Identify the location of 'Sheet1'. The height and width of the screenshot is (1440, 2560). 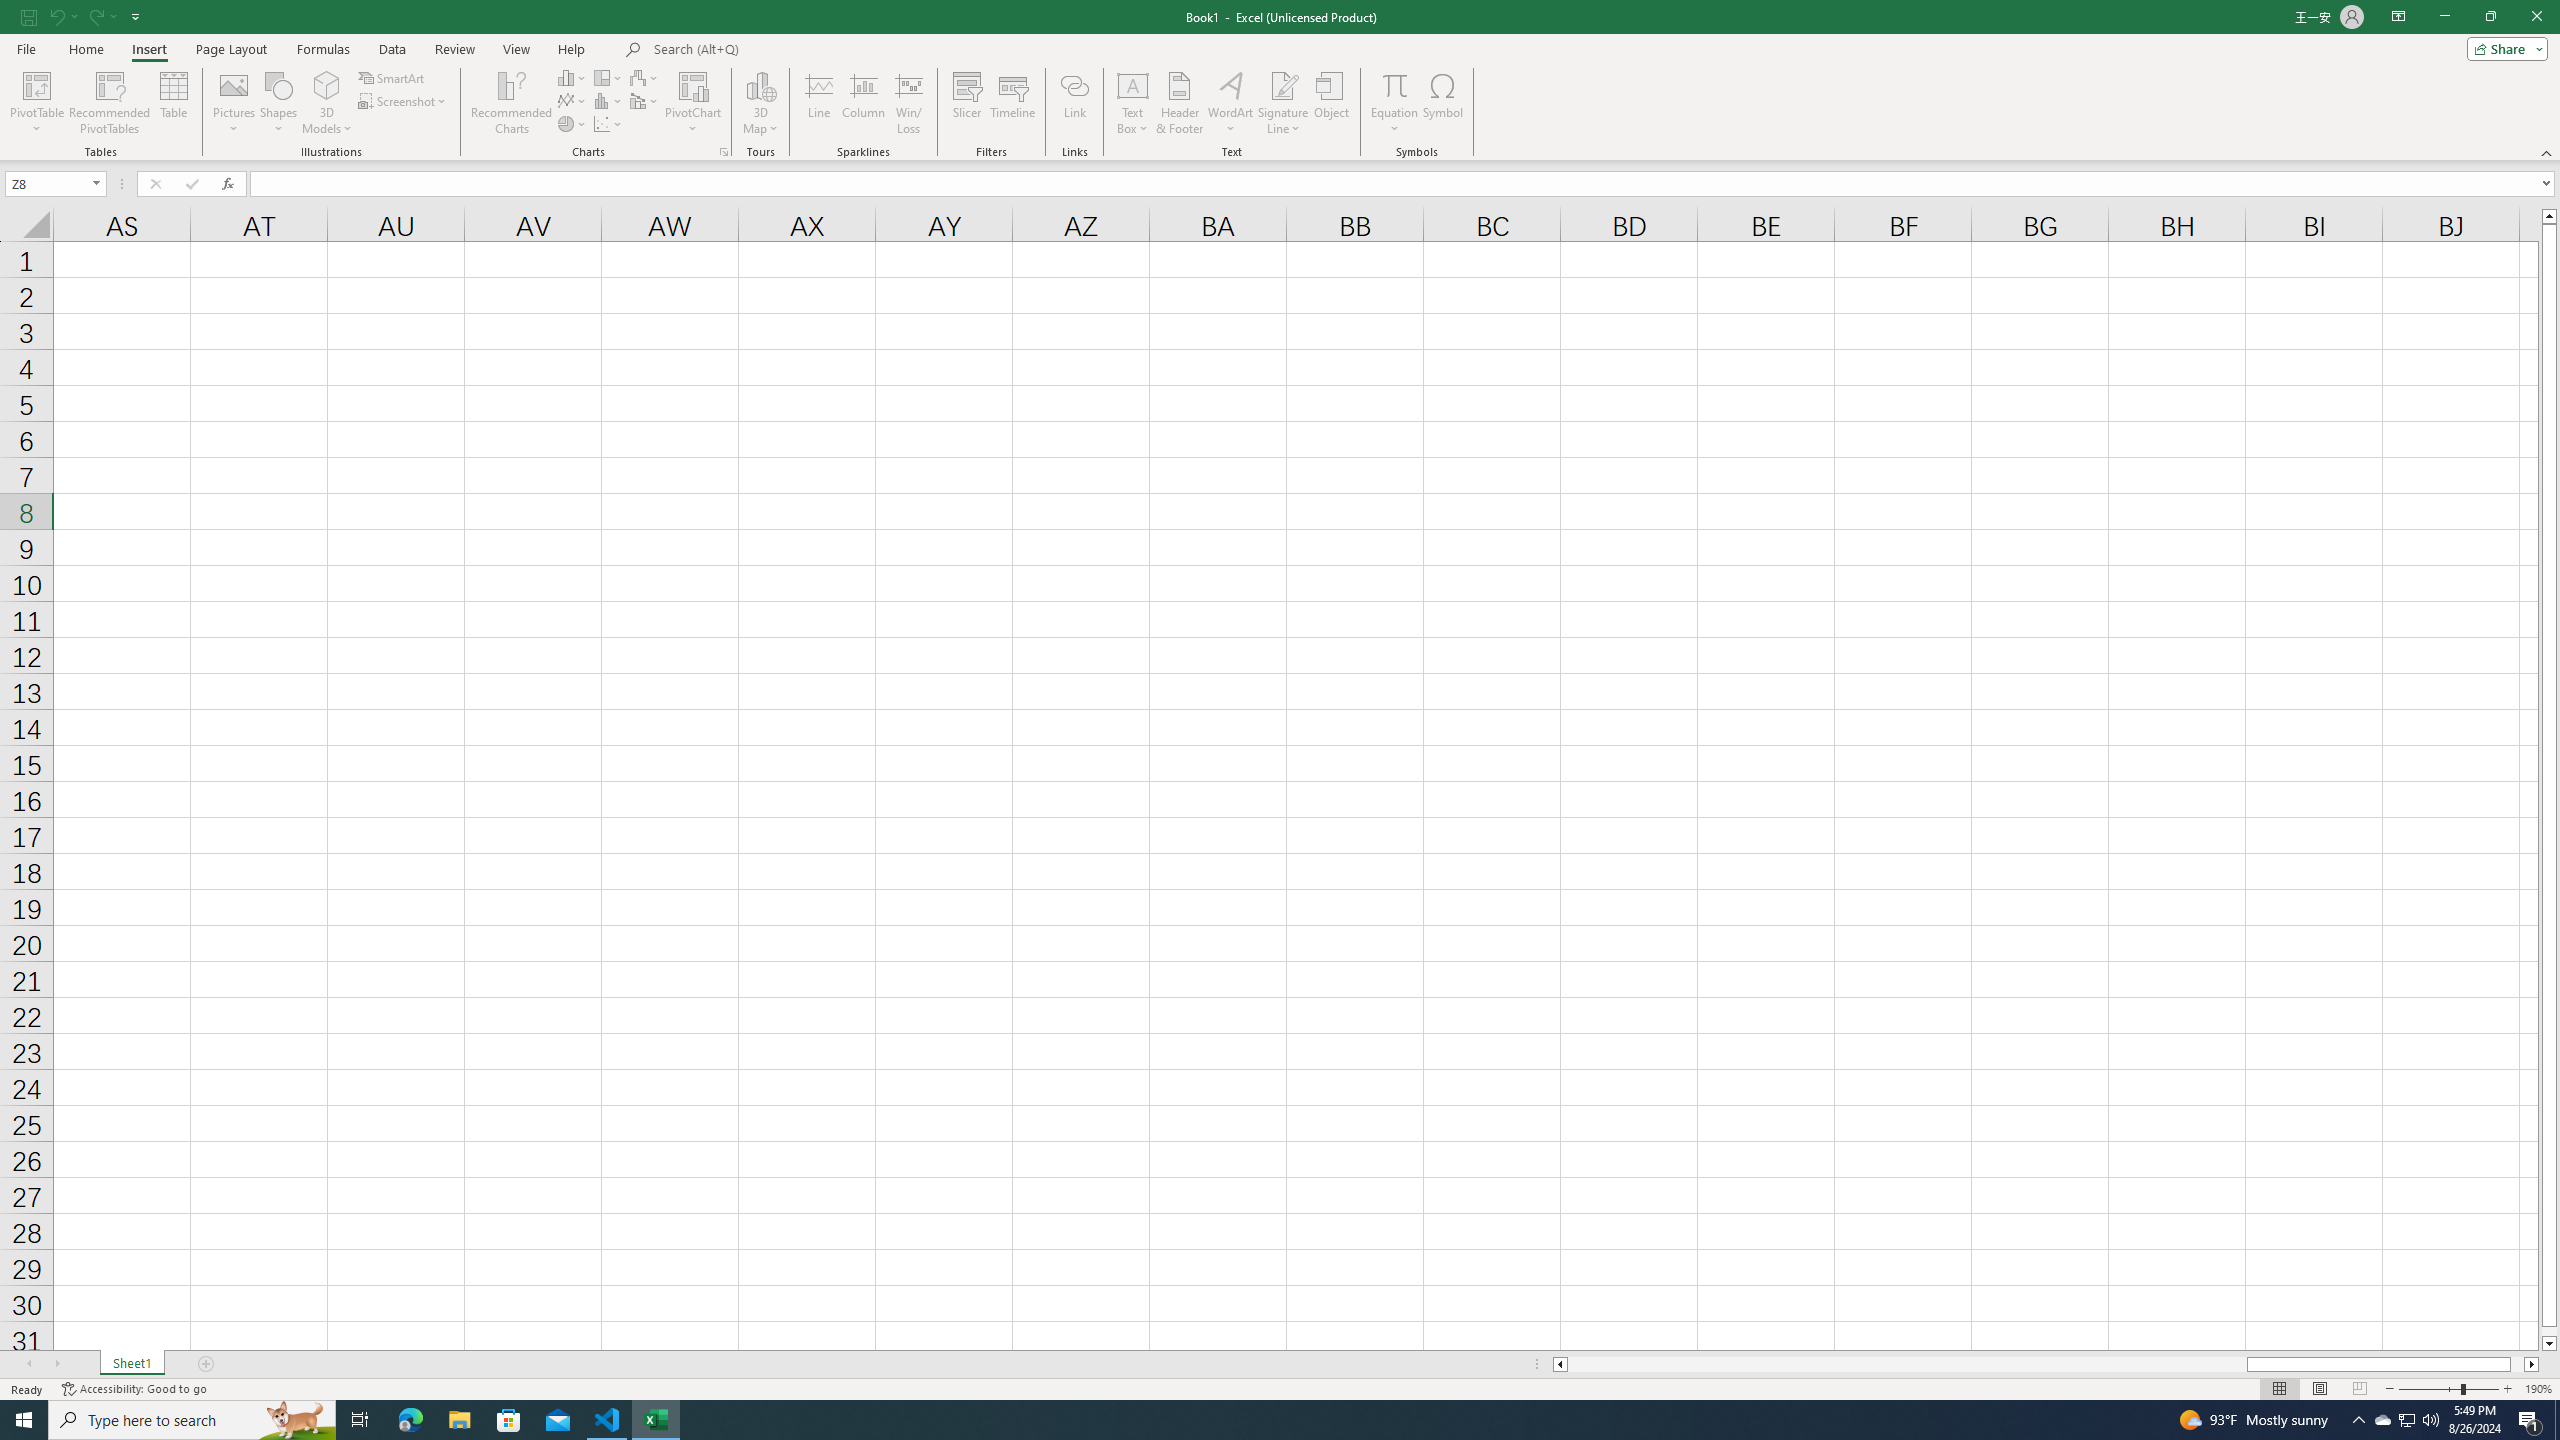
(130, 1363).